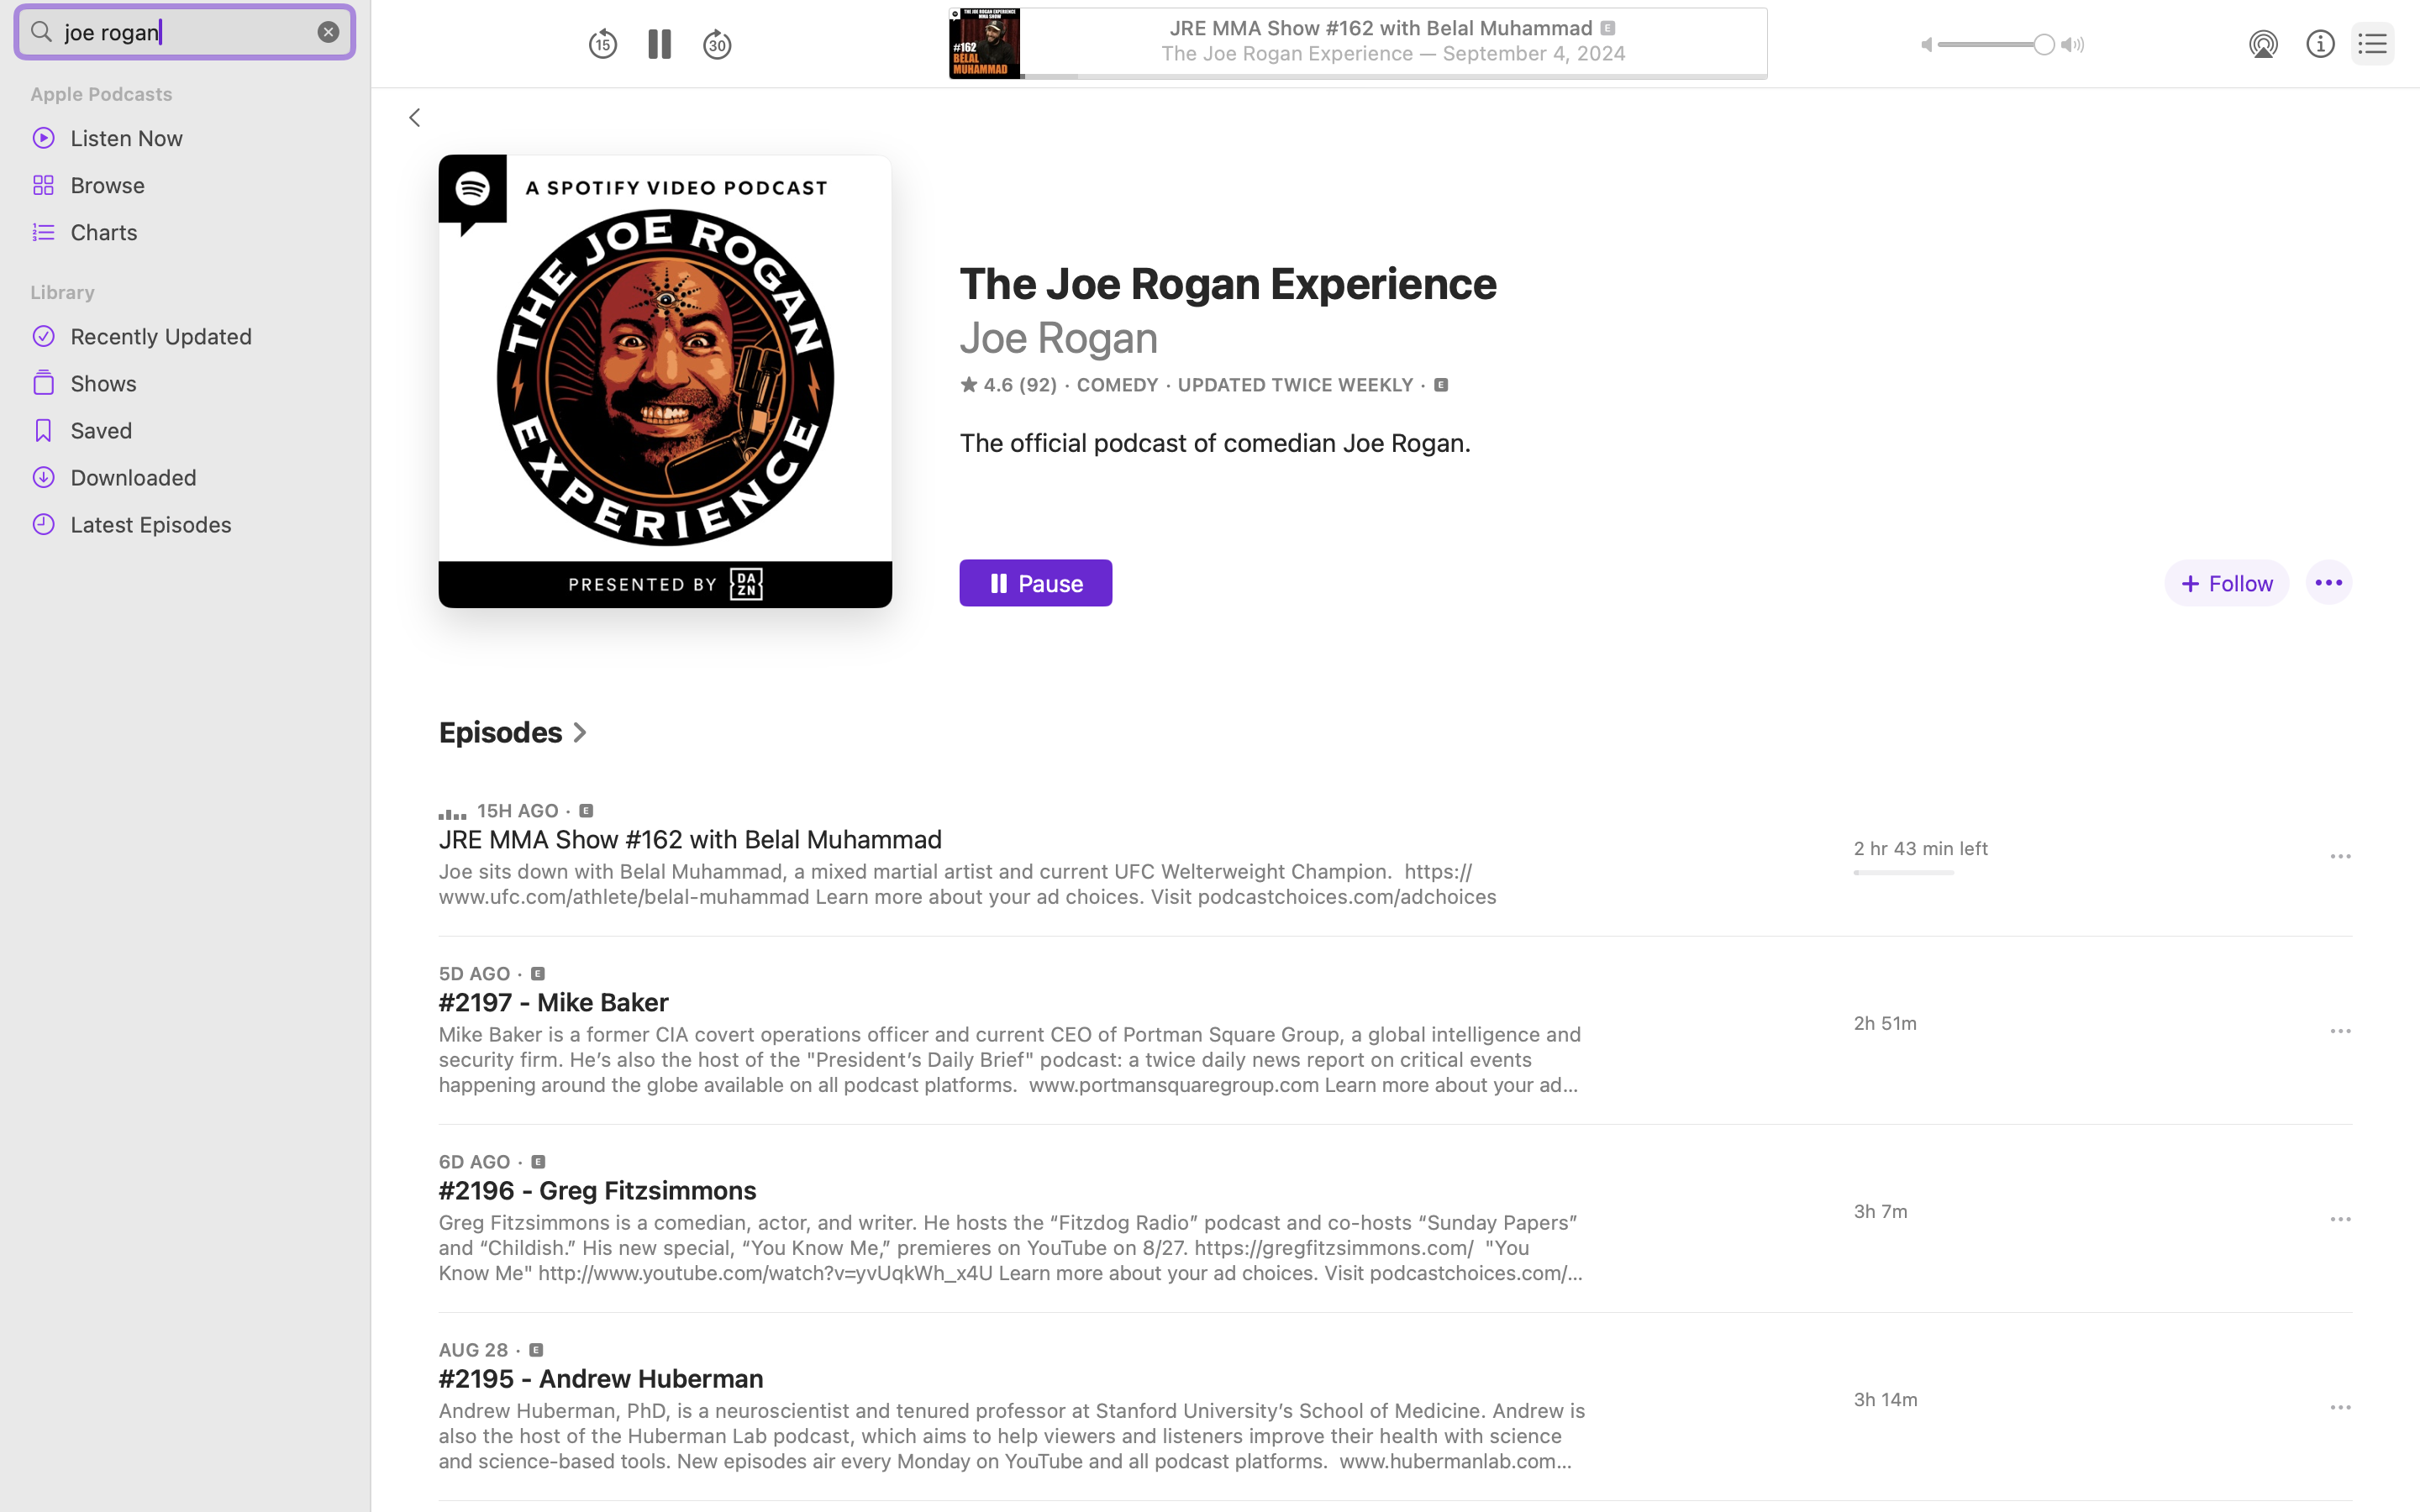 Image resolution: width=2420 pixels, height=1512 pixels. What do you see at coordinates (1996, 44) in the screenshot?
I see `'1.0'` at bounding box center [1996, 44].